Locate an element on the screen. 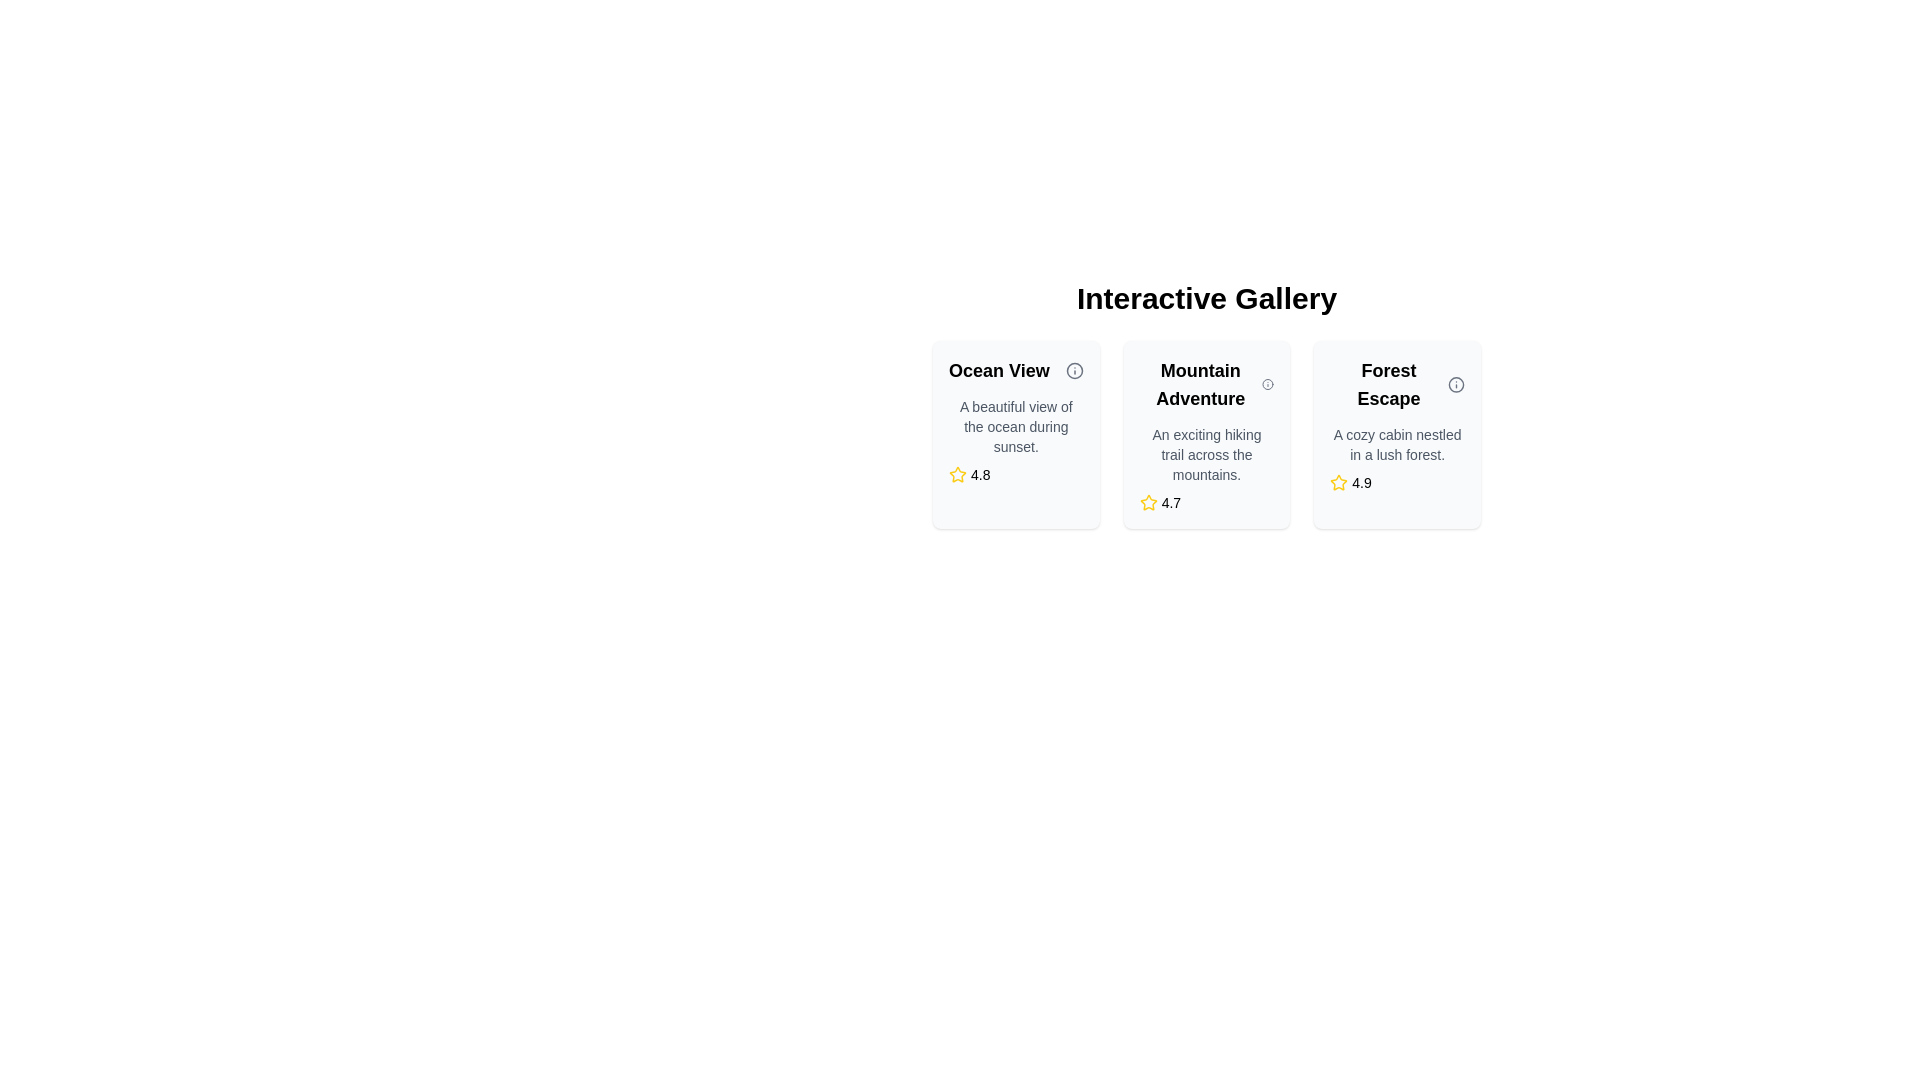 The height and width of the screenshot is (1080, 1920). the SVG Circle element that serves as the background for the information icon in the third card of the gallery under the 'Forest Escape' heading is located at coordinates (1456, 385).